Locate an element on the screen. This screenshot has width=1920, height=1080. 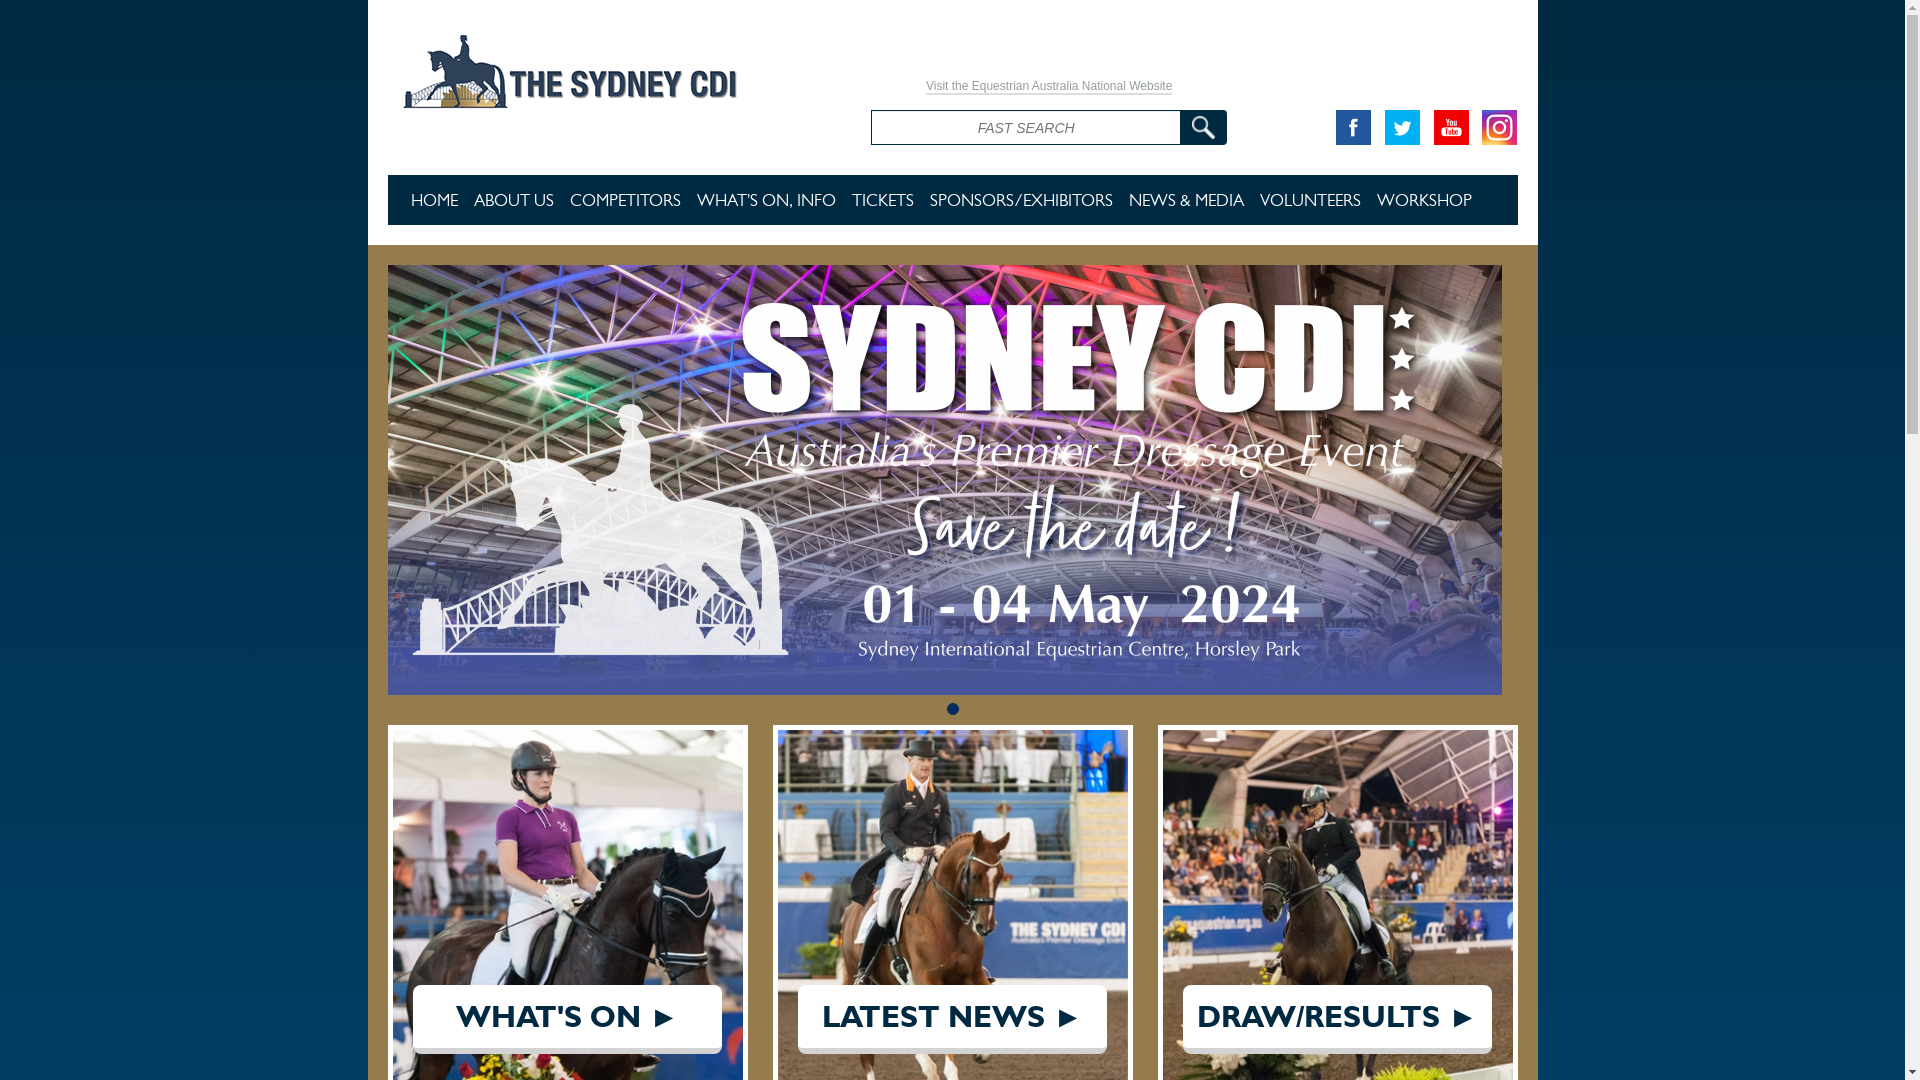
'Visit the Equestrian Australia National Website' is located at coordinates (1048, 86).